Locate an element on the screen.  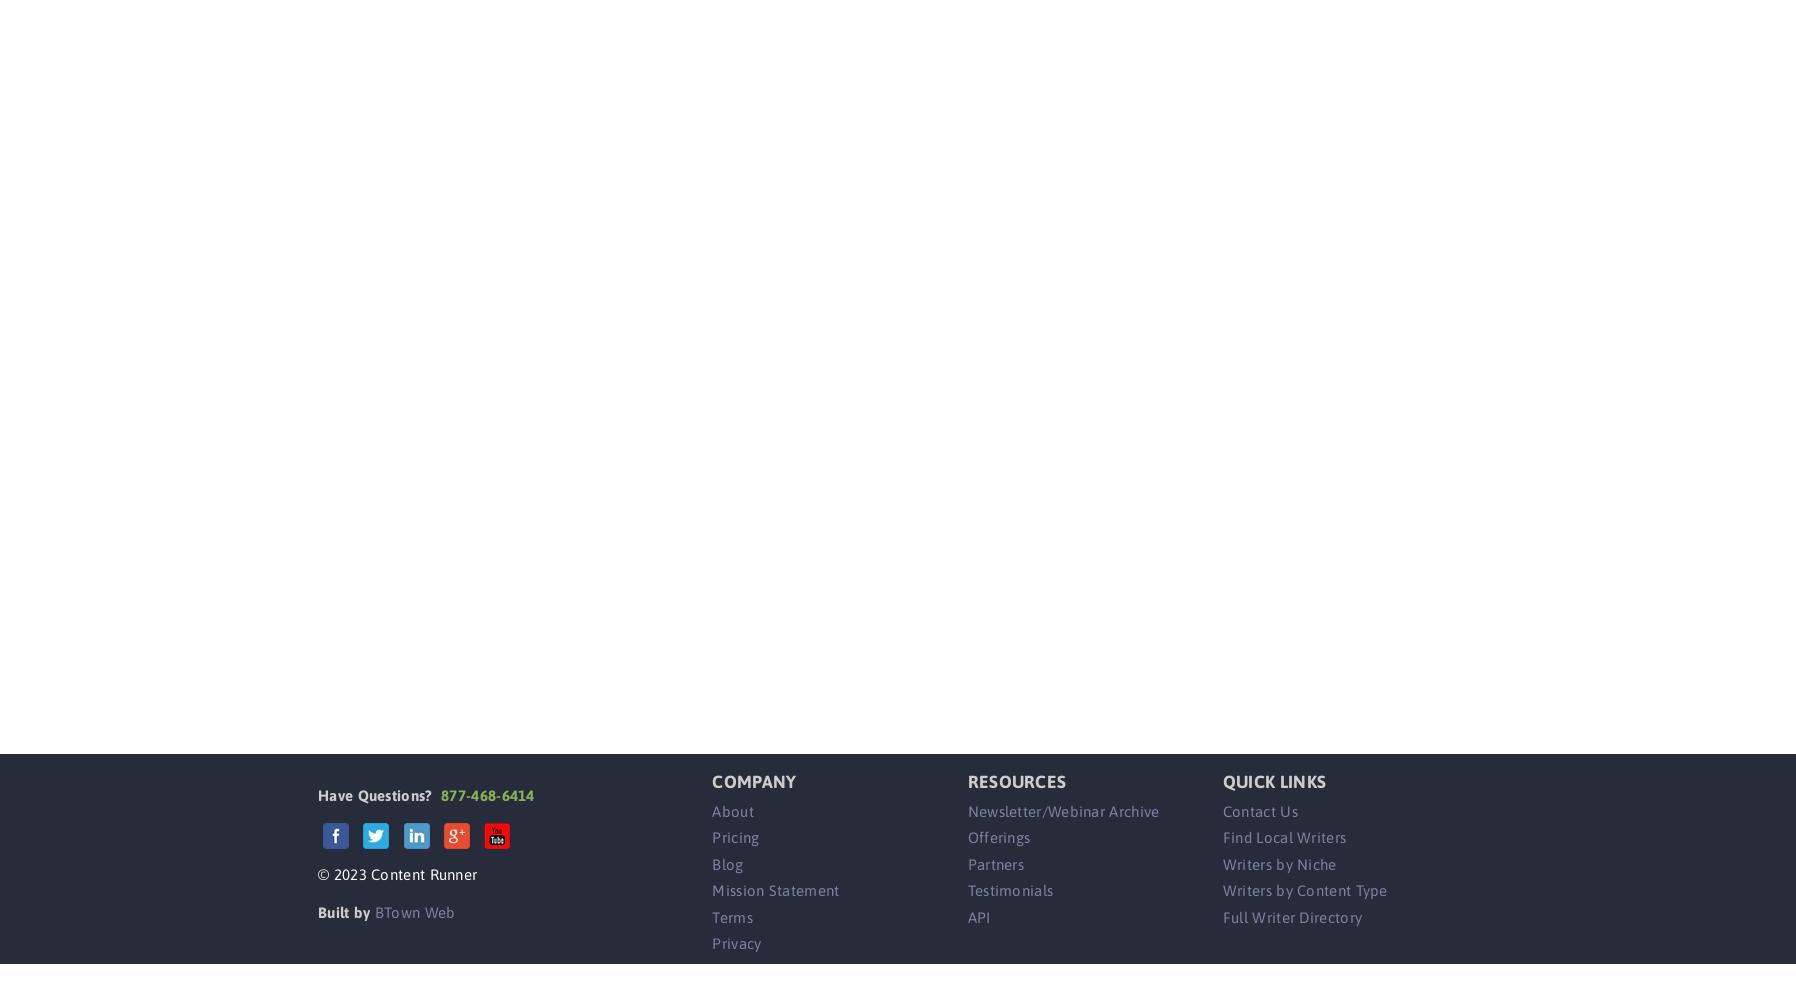
'QUICK LINKS' is located at coordinates (1274, 782).